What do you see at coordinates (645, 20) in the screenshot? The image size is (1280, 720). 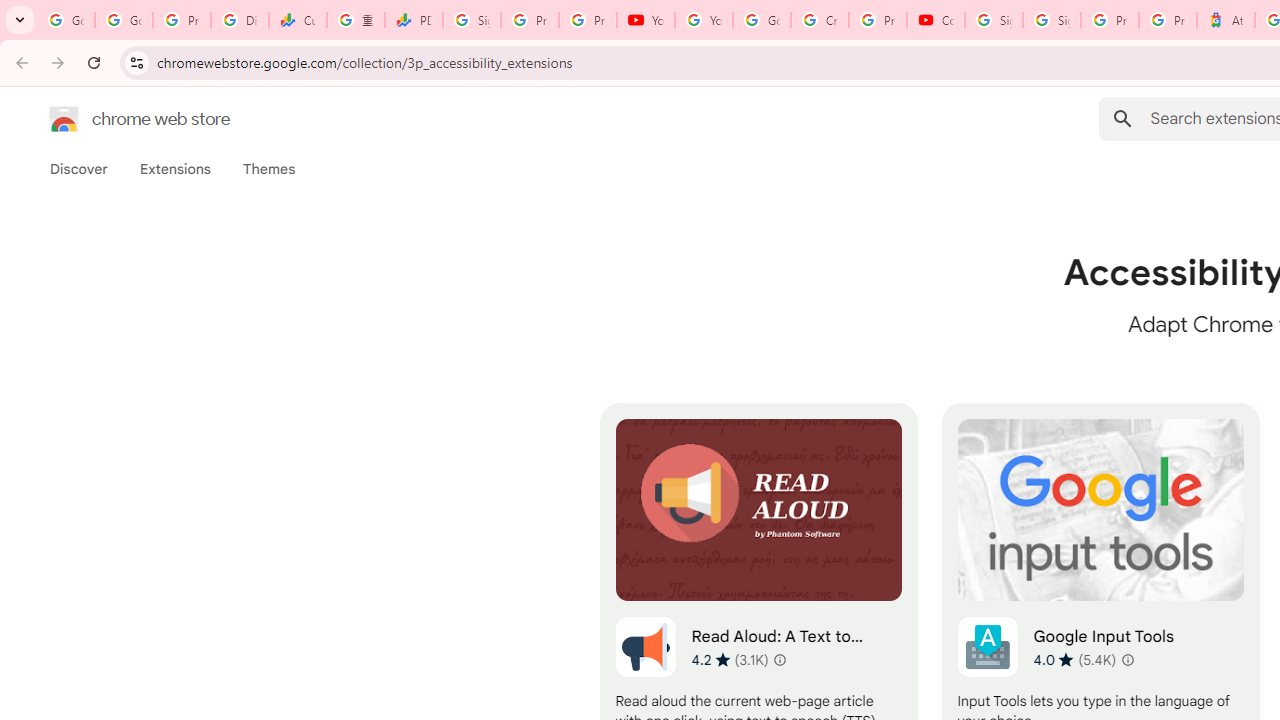 I see `'YouTube'` at bounding box center [645, 20].